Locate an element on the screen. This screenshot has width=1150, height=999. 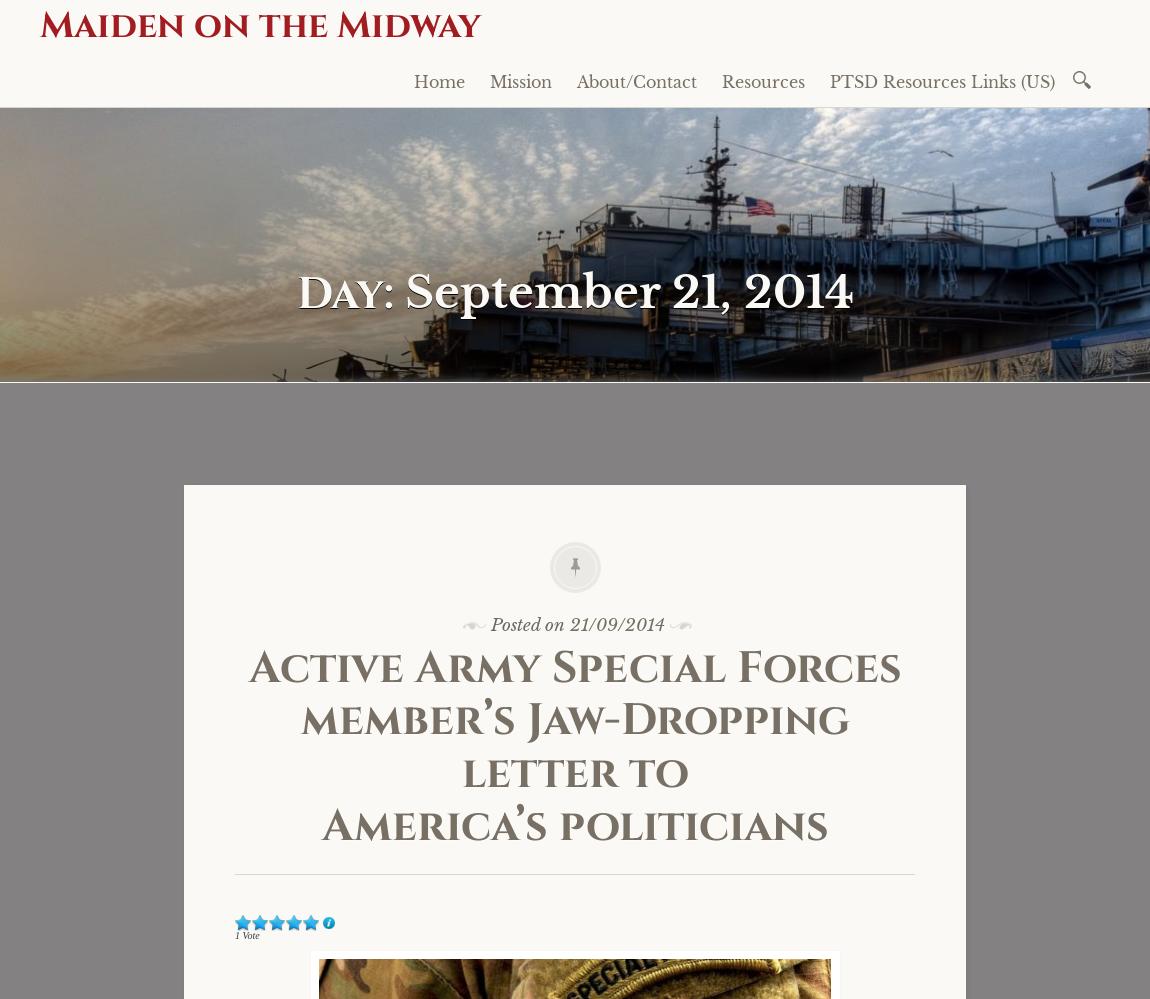
'PTSD Resources Links (US)' is located at coordinates (942, 80).